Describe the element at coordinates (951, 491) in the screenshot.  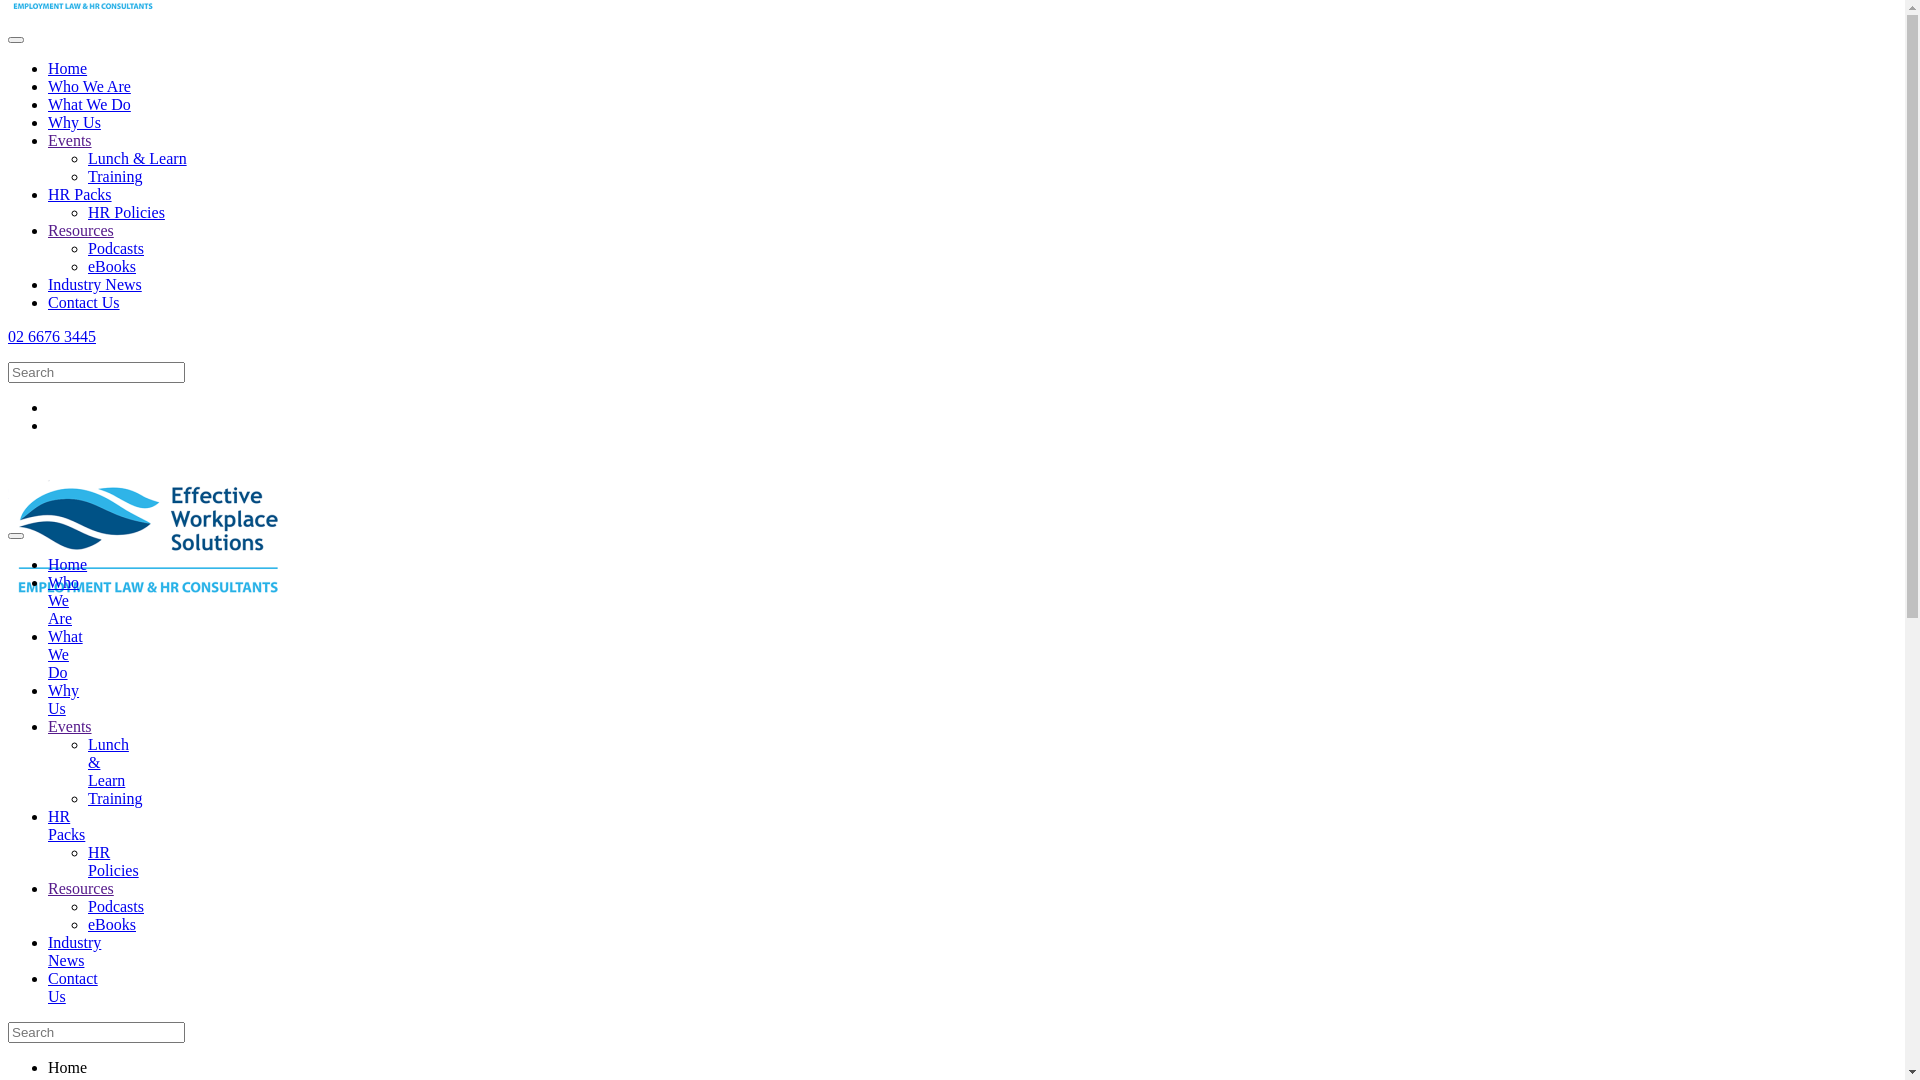
I see `'02 6676 3445'` at that location.